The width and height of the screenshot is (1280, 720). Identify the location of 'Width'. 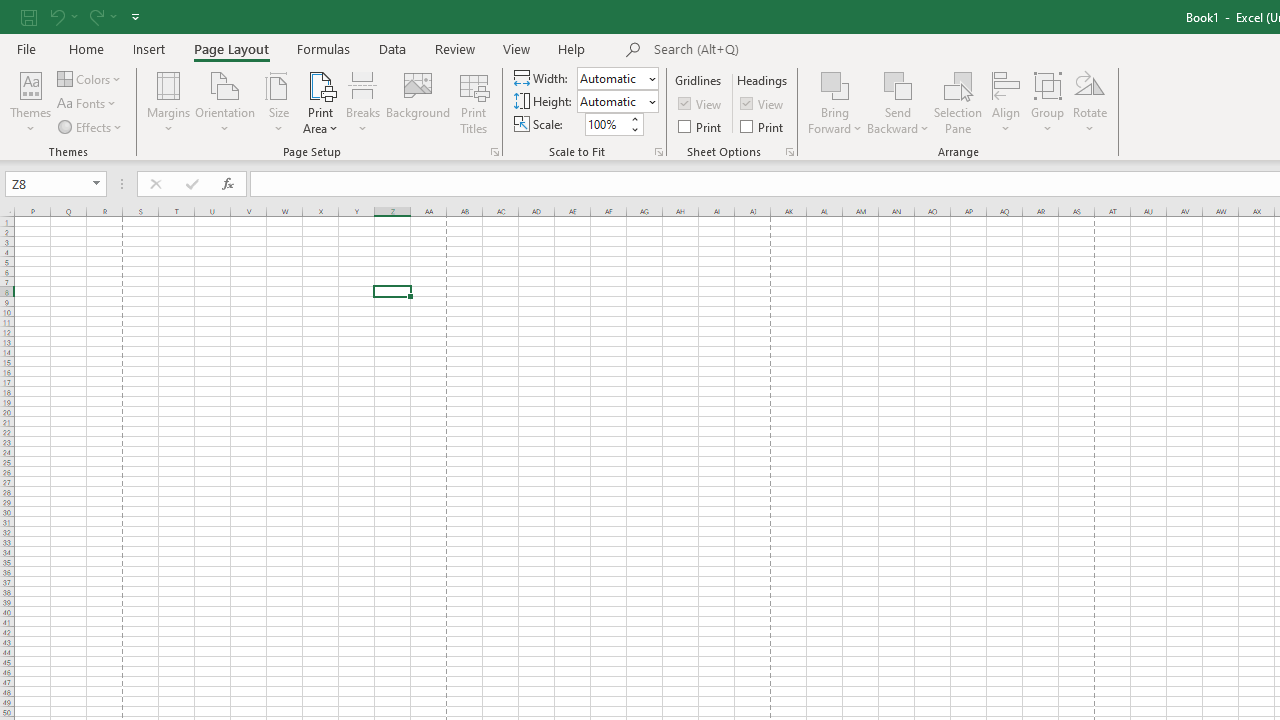
(610, 77).